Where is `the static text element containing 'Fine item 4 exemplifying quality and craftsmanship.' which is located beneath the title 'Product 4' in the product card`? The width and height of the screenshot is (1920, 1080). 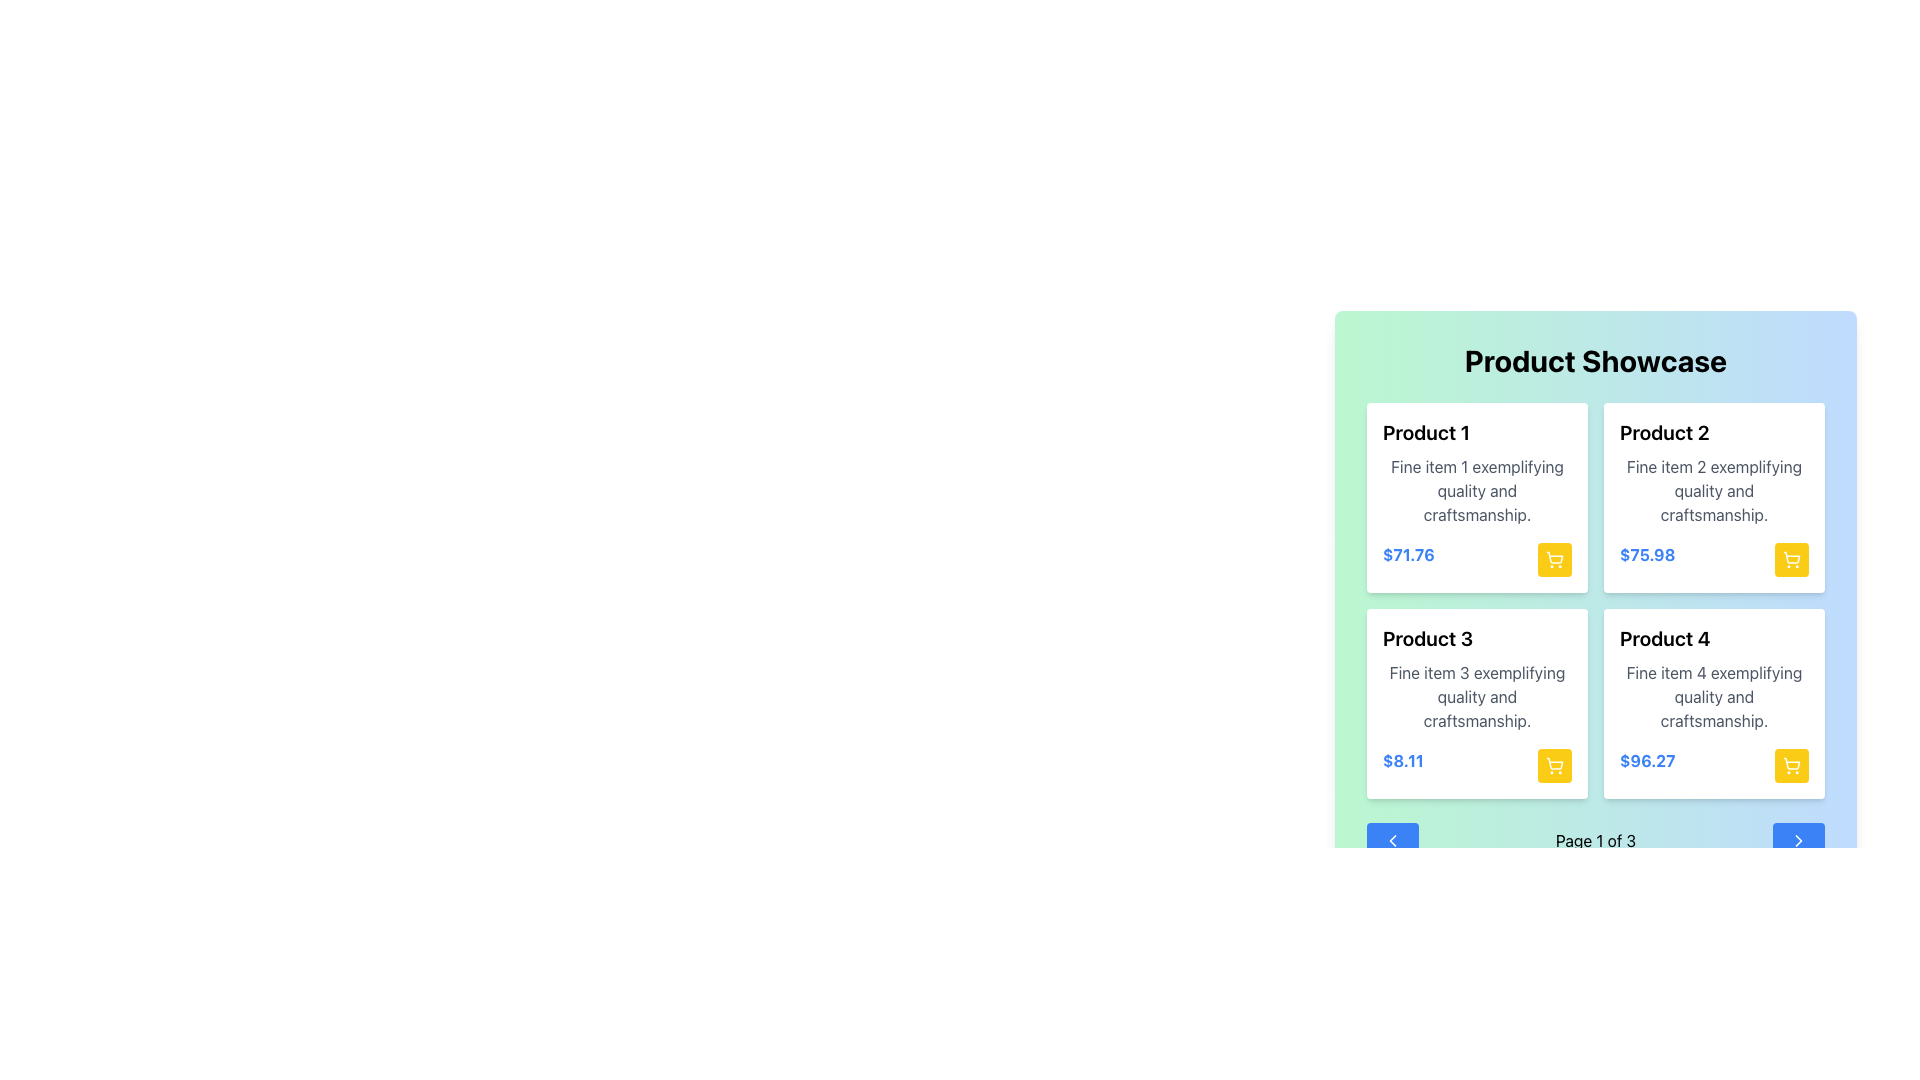 the static text element containing 'Fine item 4 exemplifying quality and craftsmanship.' which is located beneath the title 'Product 4' in the product card is located at coordinates (1713, 696).